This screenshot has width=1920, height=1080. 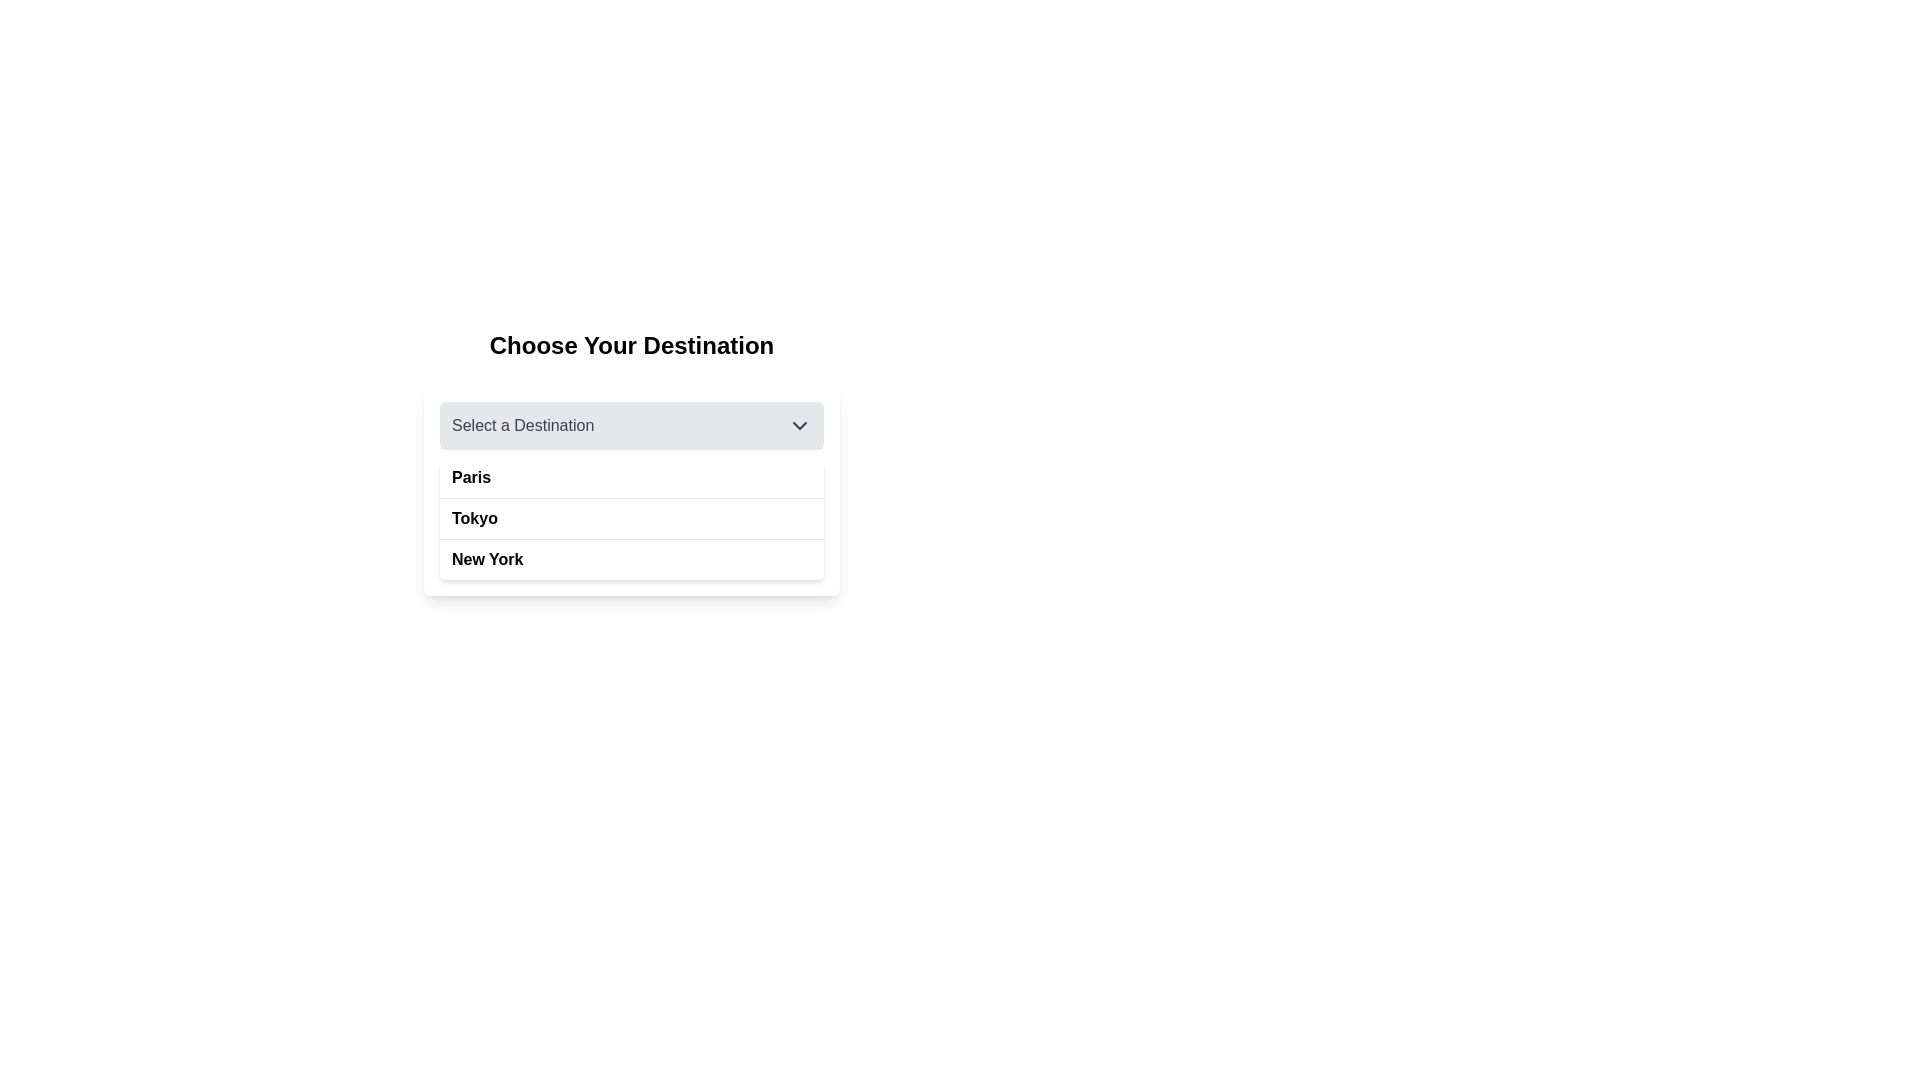 I want to click on the dropdown indicator icon located at the far right of the 'Select a Destination' button, so click(x=800, y=424).